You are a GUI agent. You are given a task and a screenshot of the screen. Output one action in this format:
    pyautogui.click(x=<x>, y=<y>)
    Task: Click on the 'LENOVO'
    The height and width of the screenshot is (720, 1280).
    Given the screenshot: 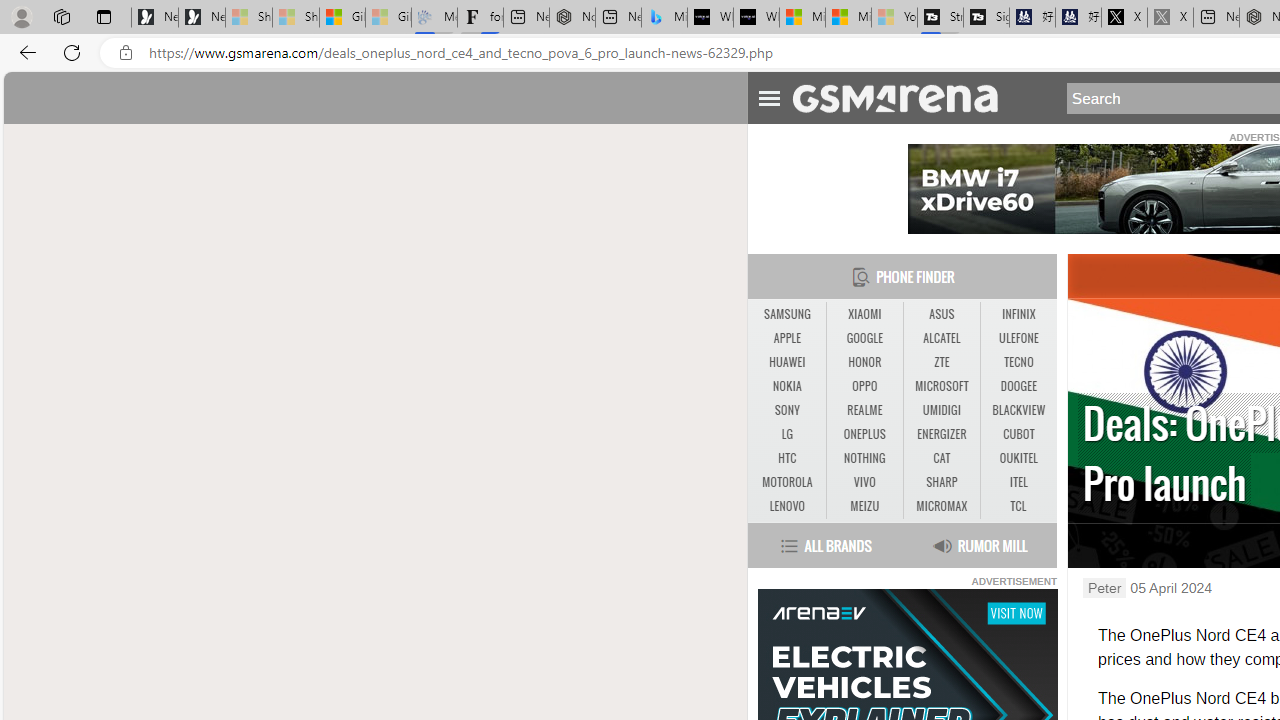 What is the action you would take?
    pyautogui.click(x=786, y=505)
    